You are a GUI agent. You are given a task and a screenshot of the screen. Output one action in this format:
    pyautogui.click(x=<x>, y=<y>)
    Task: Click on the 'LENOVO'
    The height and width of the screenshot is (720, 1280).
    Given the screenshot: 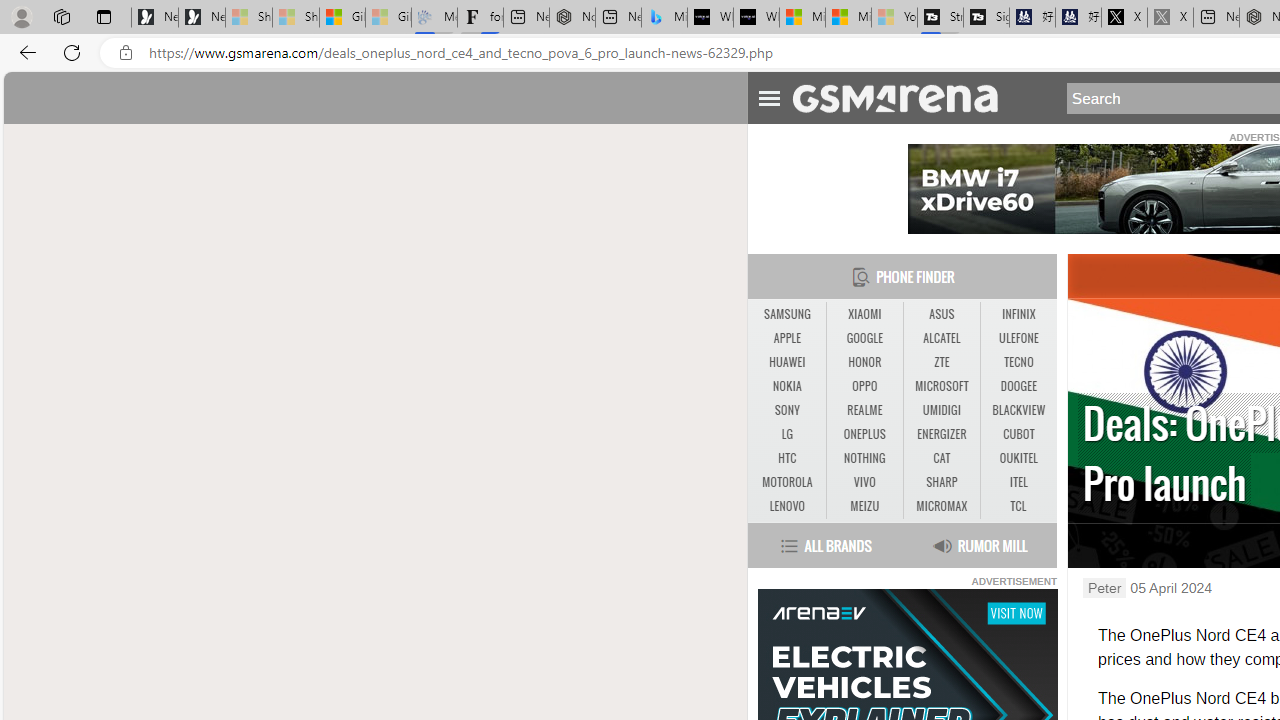 What is the action you would take?
    pyautogui.click(x=786, y=505)
    